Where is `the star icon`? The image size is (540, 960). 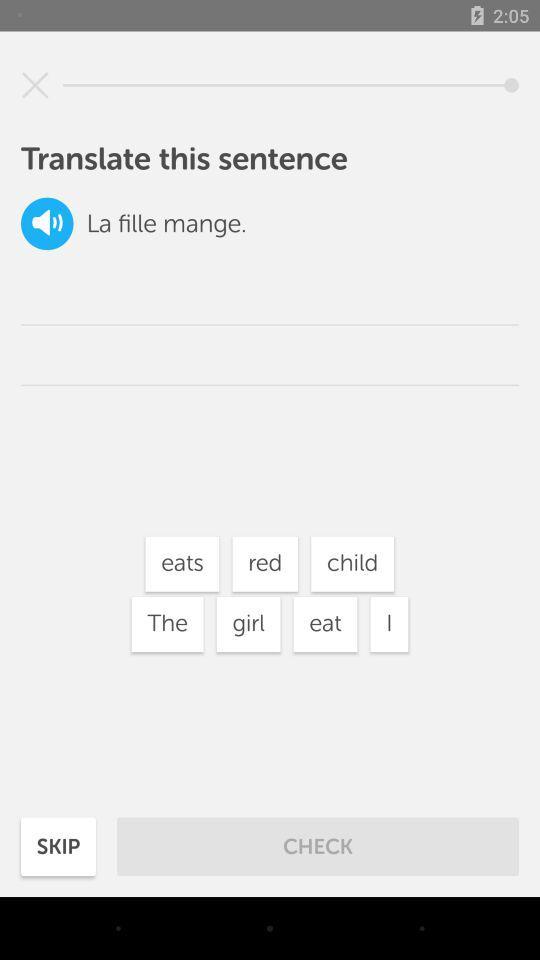 the star icon is located at coordinates (35, 85).